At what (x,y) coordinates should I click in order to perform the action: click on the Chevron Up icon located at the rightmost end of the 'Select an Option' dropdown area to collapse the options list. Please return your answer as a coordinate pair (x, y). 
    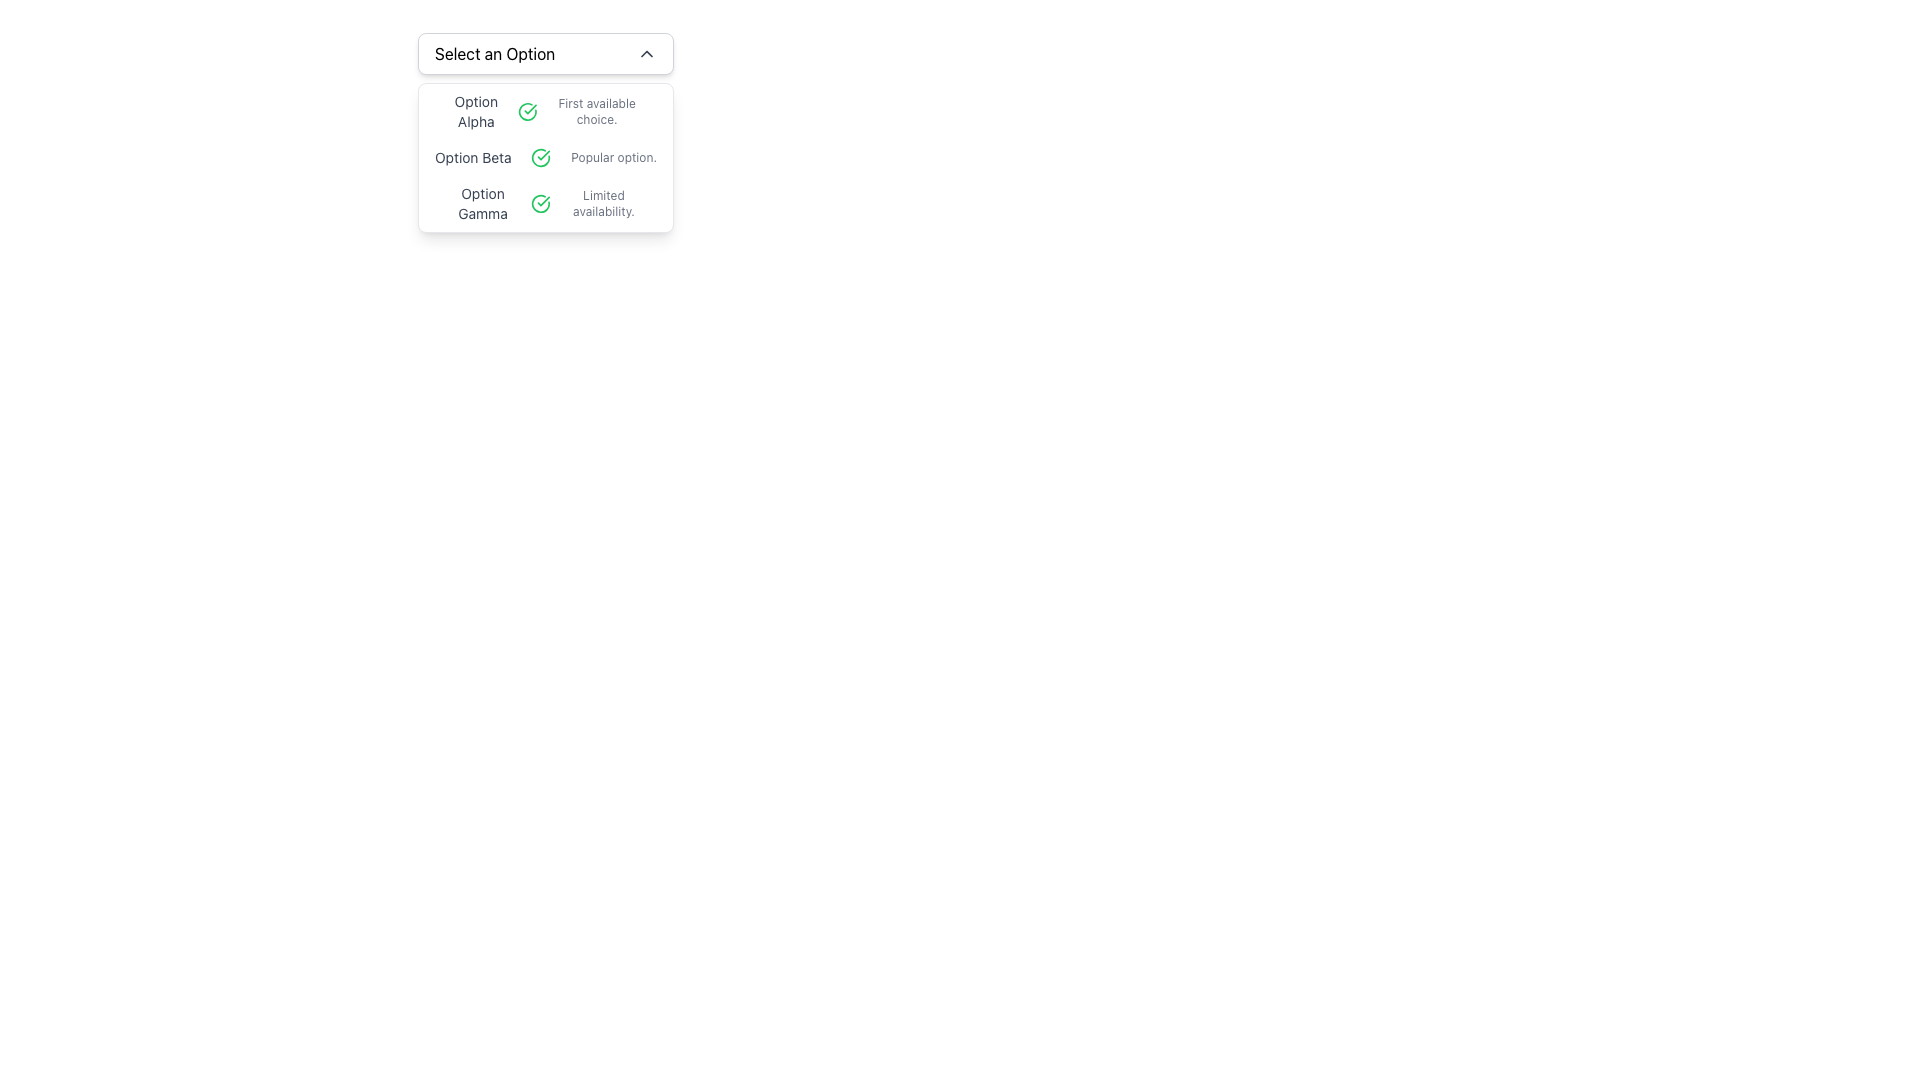
    Looking at the image, I should click on (647, 53).